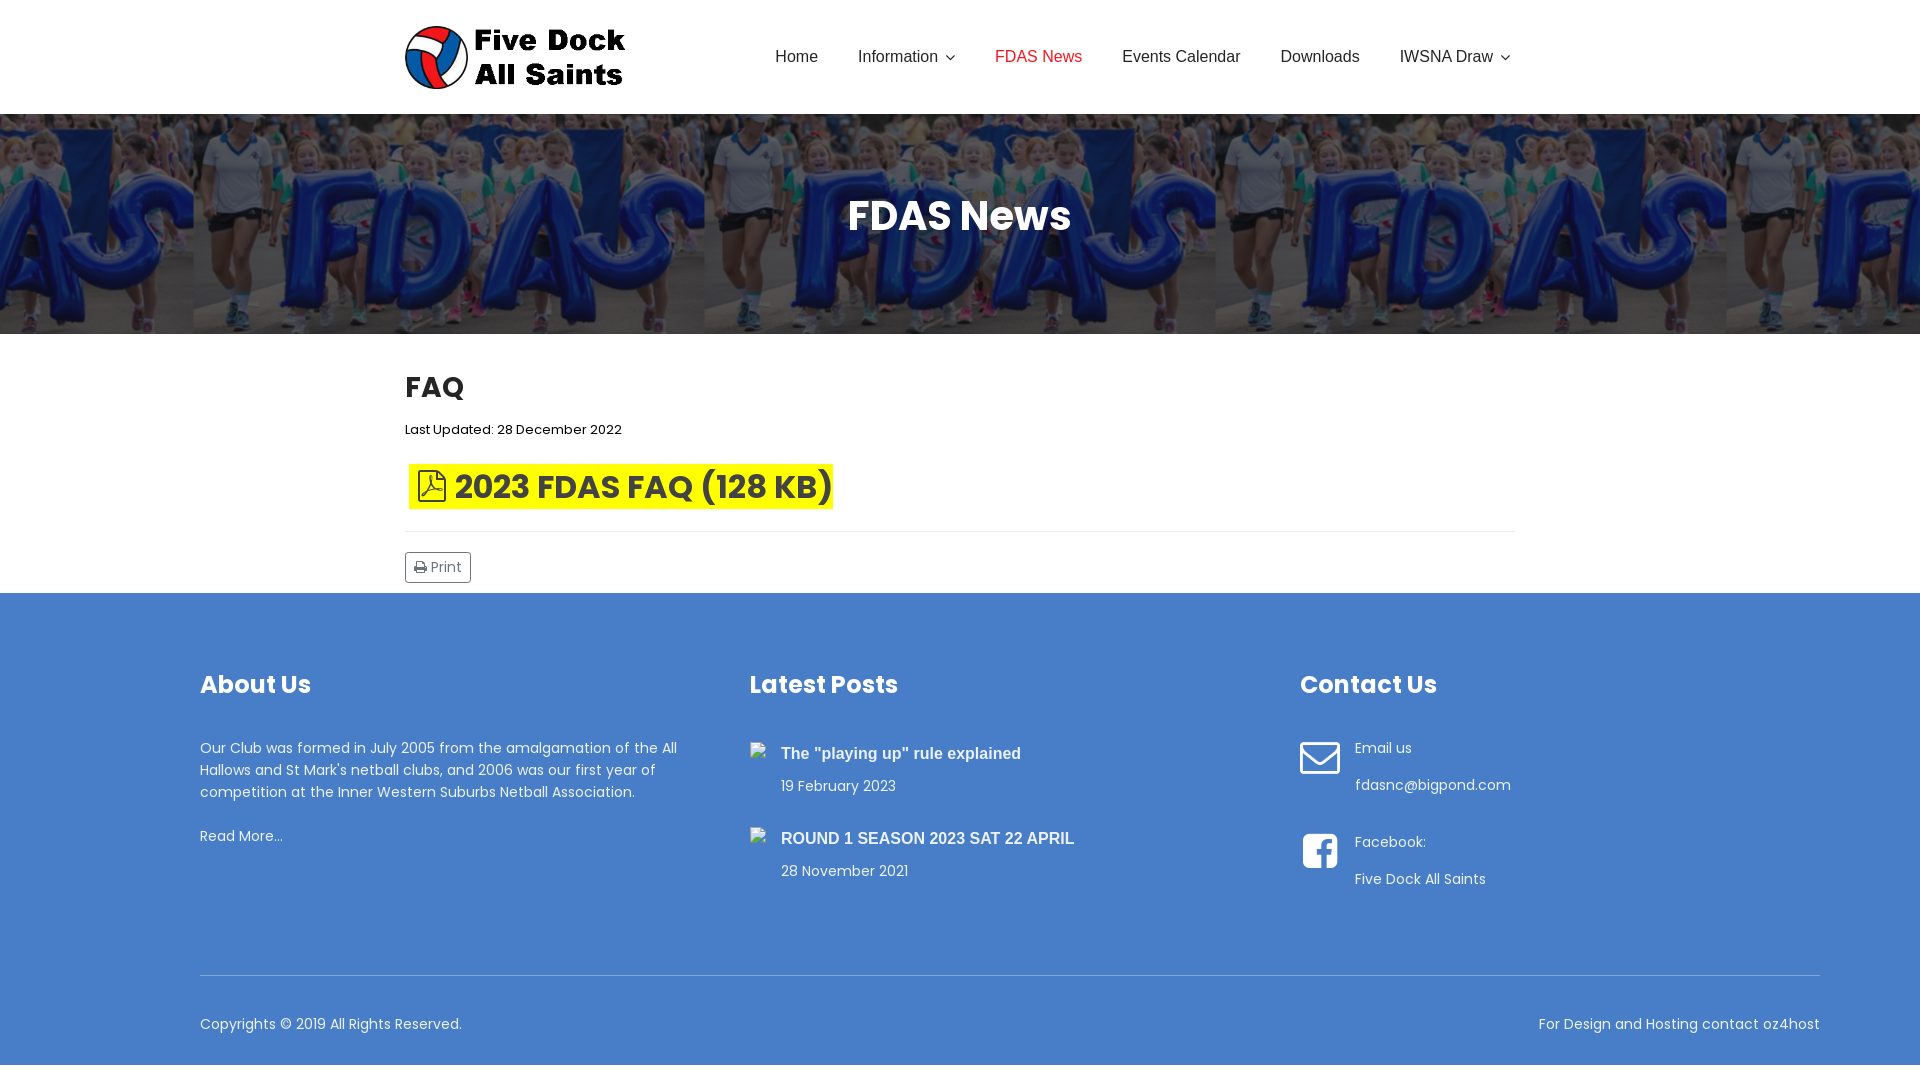 This screenshot has height=1080, width=1920. What do you see at coordinates (795, 56) in the screenshot?
I see `'Home'` at bounding box center [795, 56].